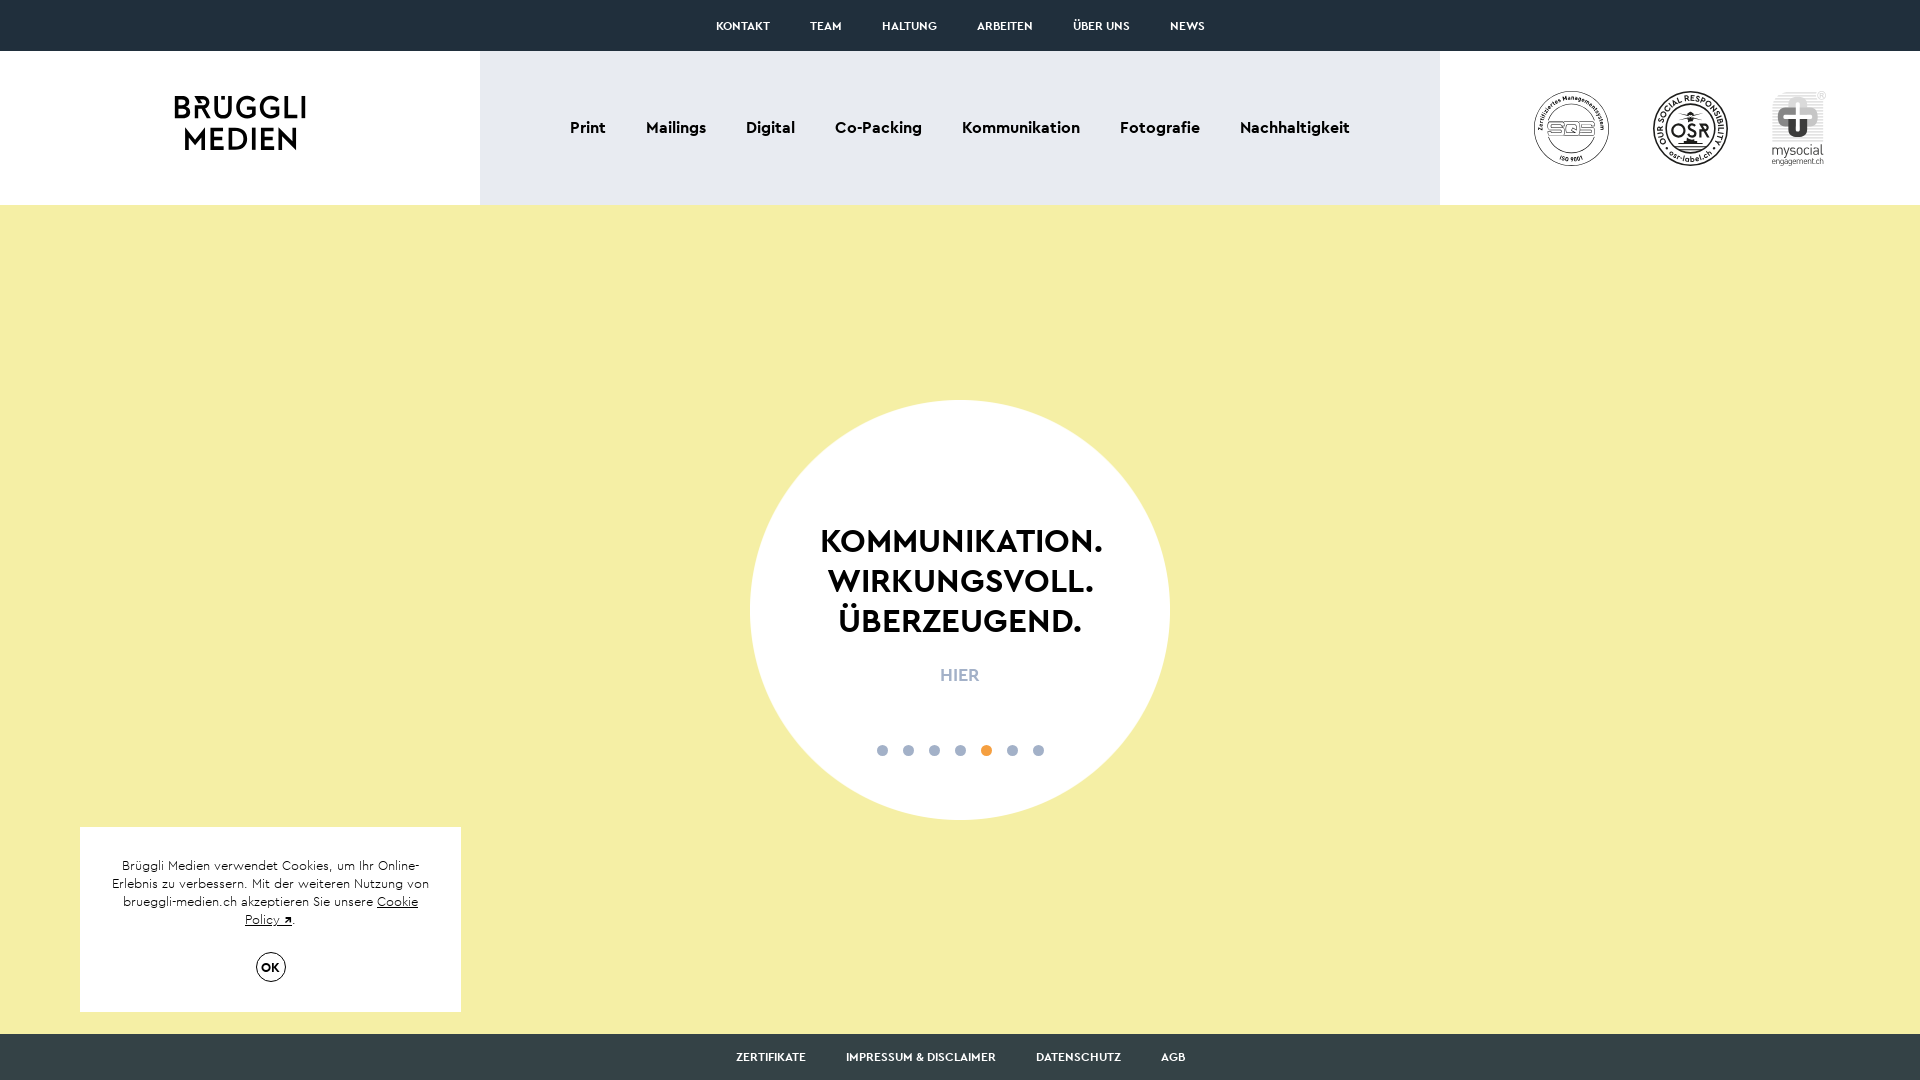  Describe the element at coordinates (769, 127) in the screenshot. I see `'Digital'` at that location.